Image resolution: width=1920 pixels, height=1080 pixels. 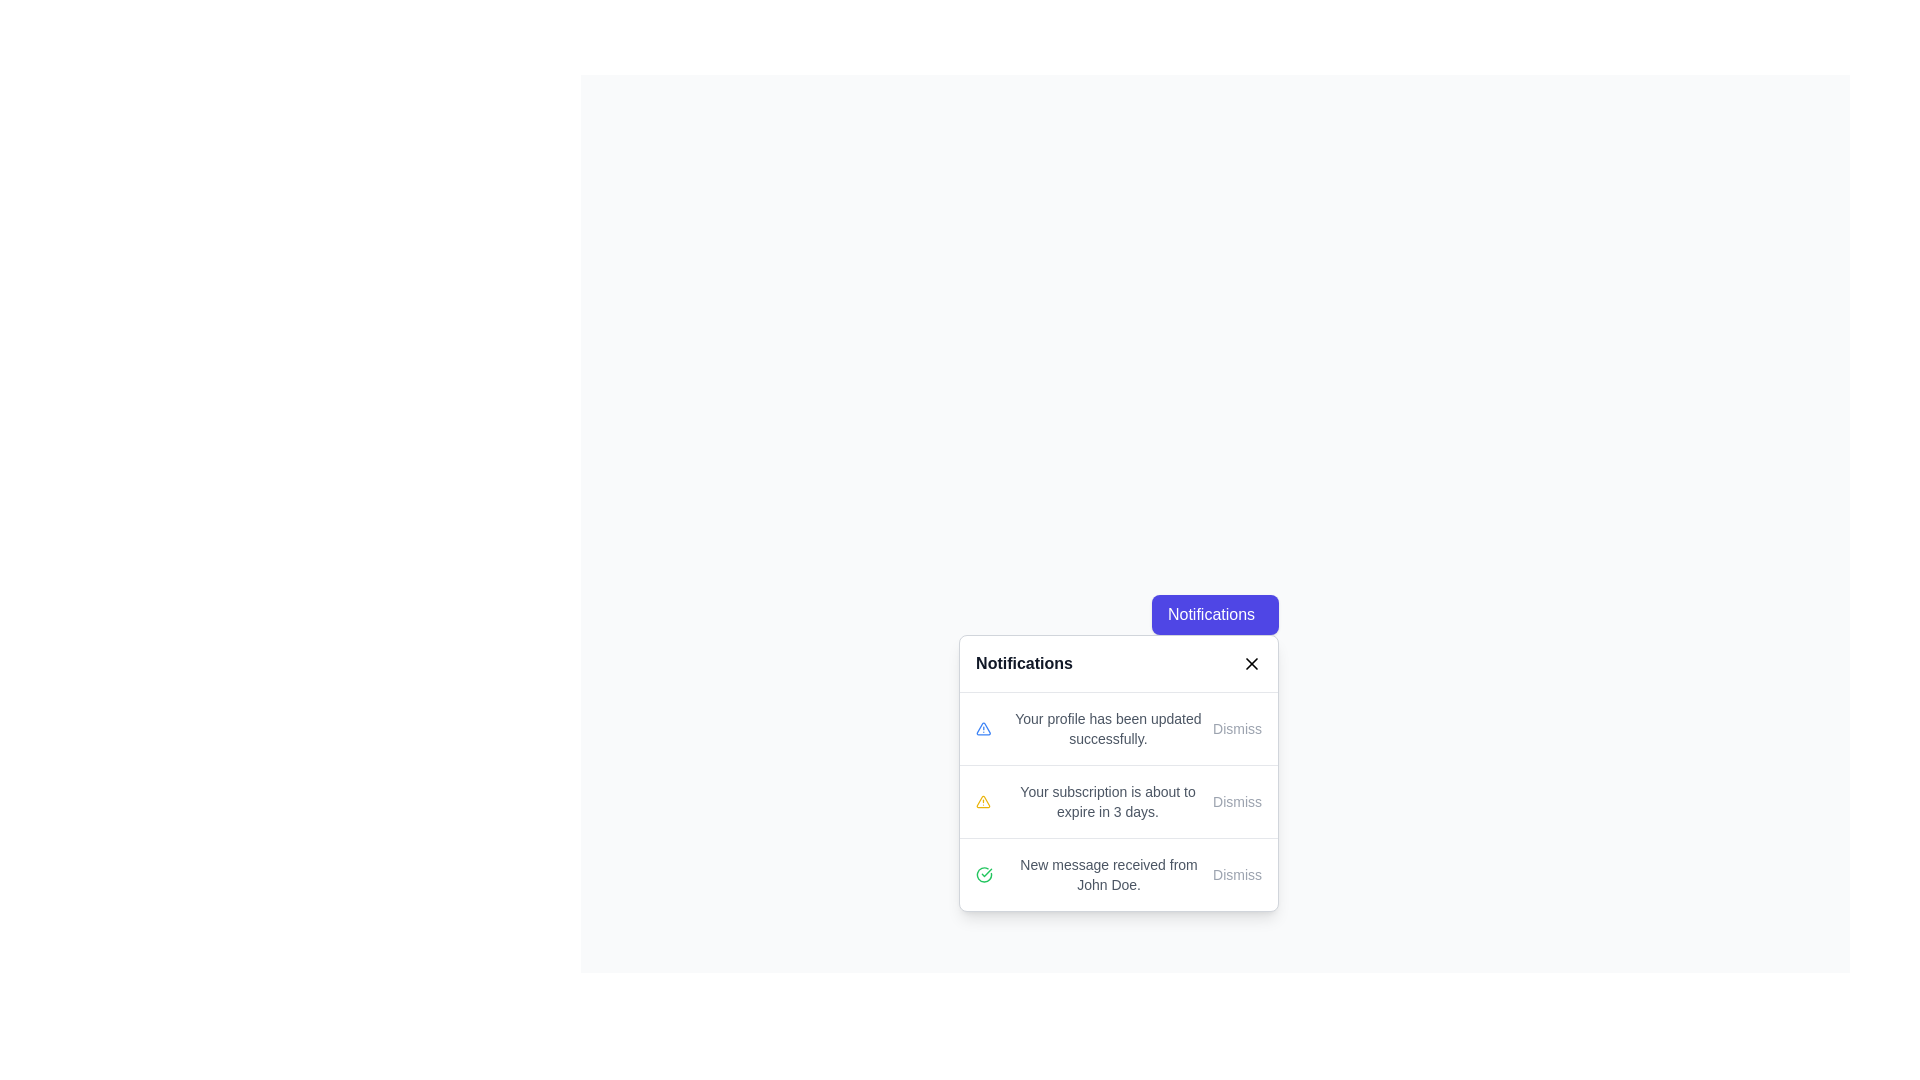 What do you see at coordinates (1118, 800) in the screenshot?
I see `the 'Dismiss' link in the second notification item that contains a yellow warning icon and the message 'Your subscription is about to expire in 3 days.'` at bounding box center [1118, 800].